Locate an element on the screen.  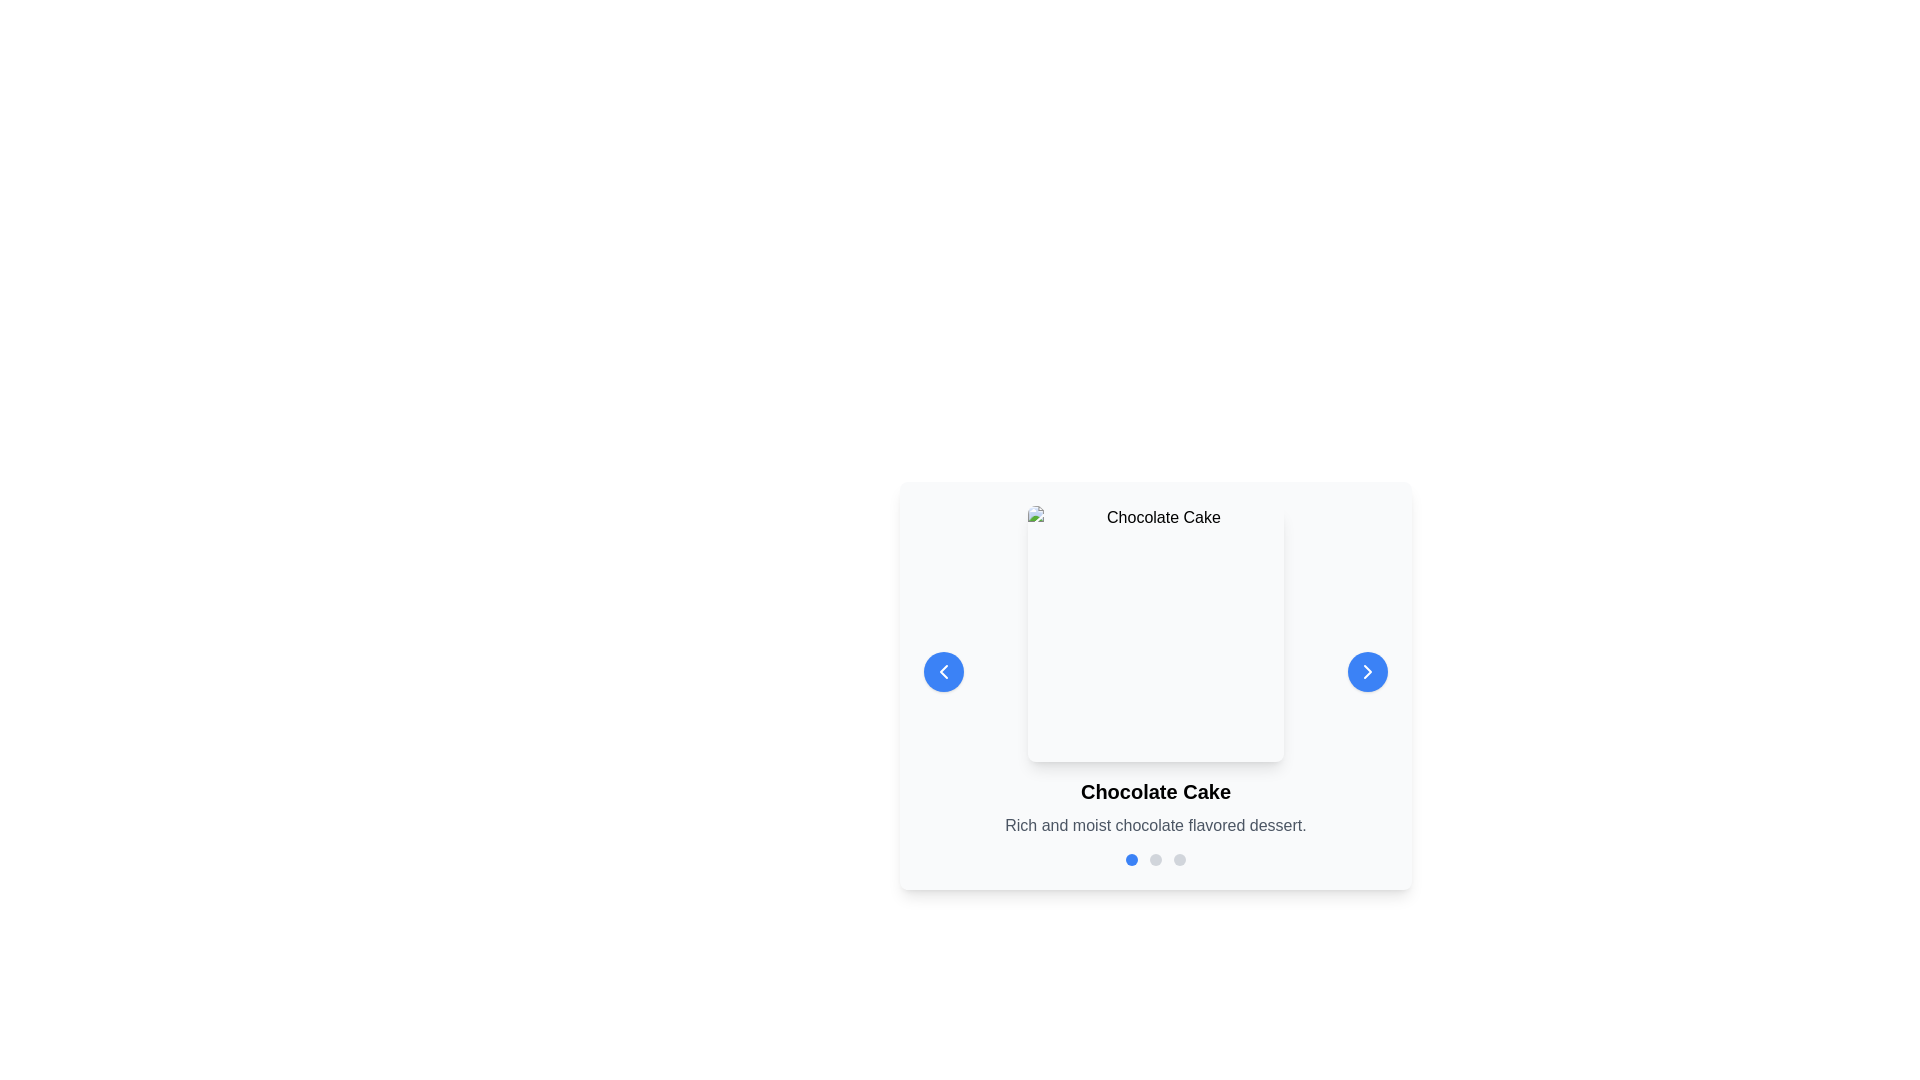
the right-pointing chevron arrow icon inside the blue circular button is located at coordinates (1367, 671).